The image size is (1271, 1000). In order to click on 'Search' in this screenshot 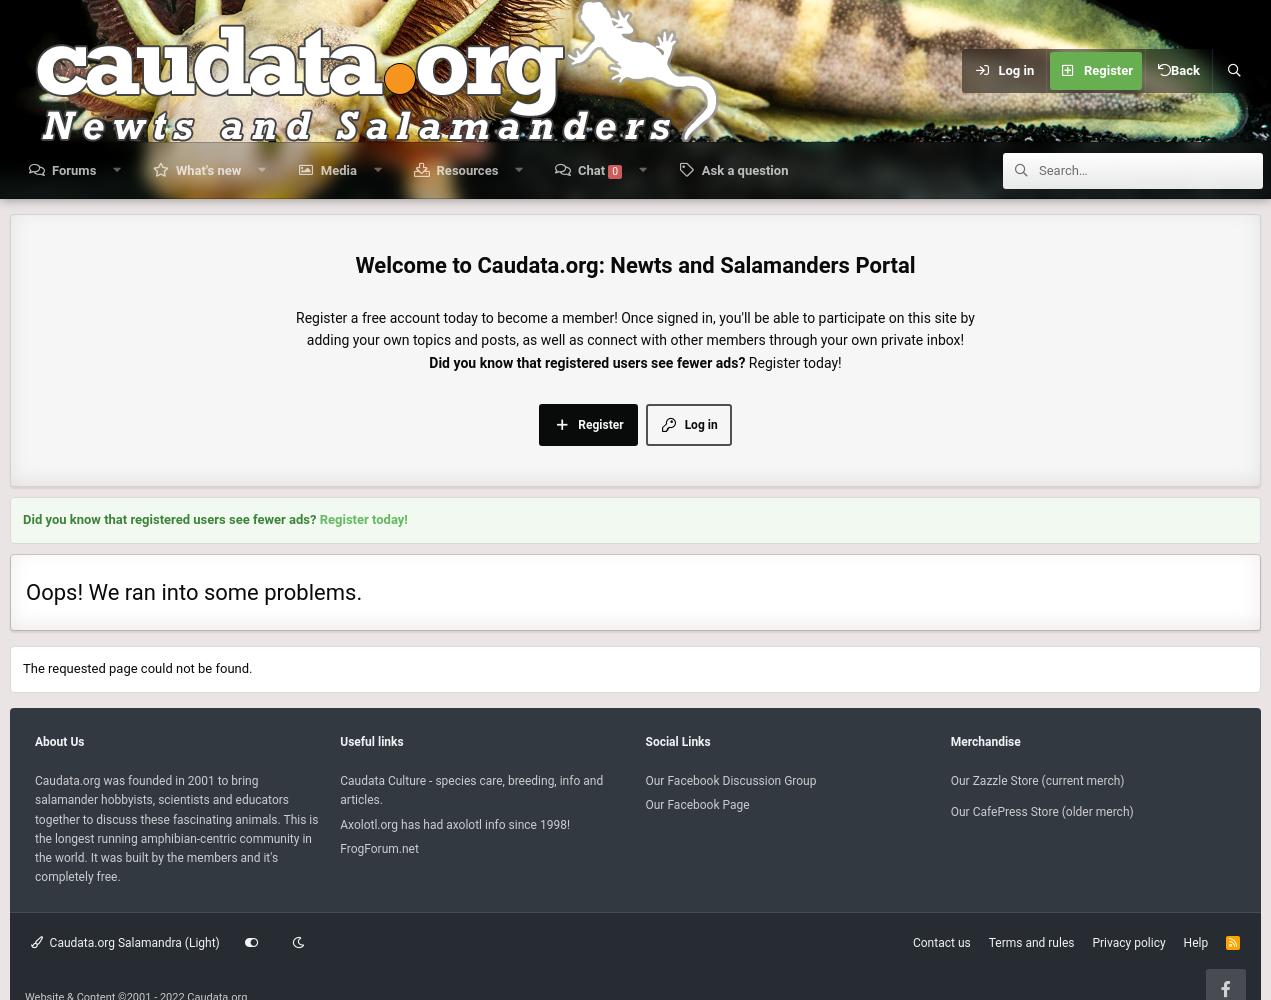, I will do `click(1161, 311)`.